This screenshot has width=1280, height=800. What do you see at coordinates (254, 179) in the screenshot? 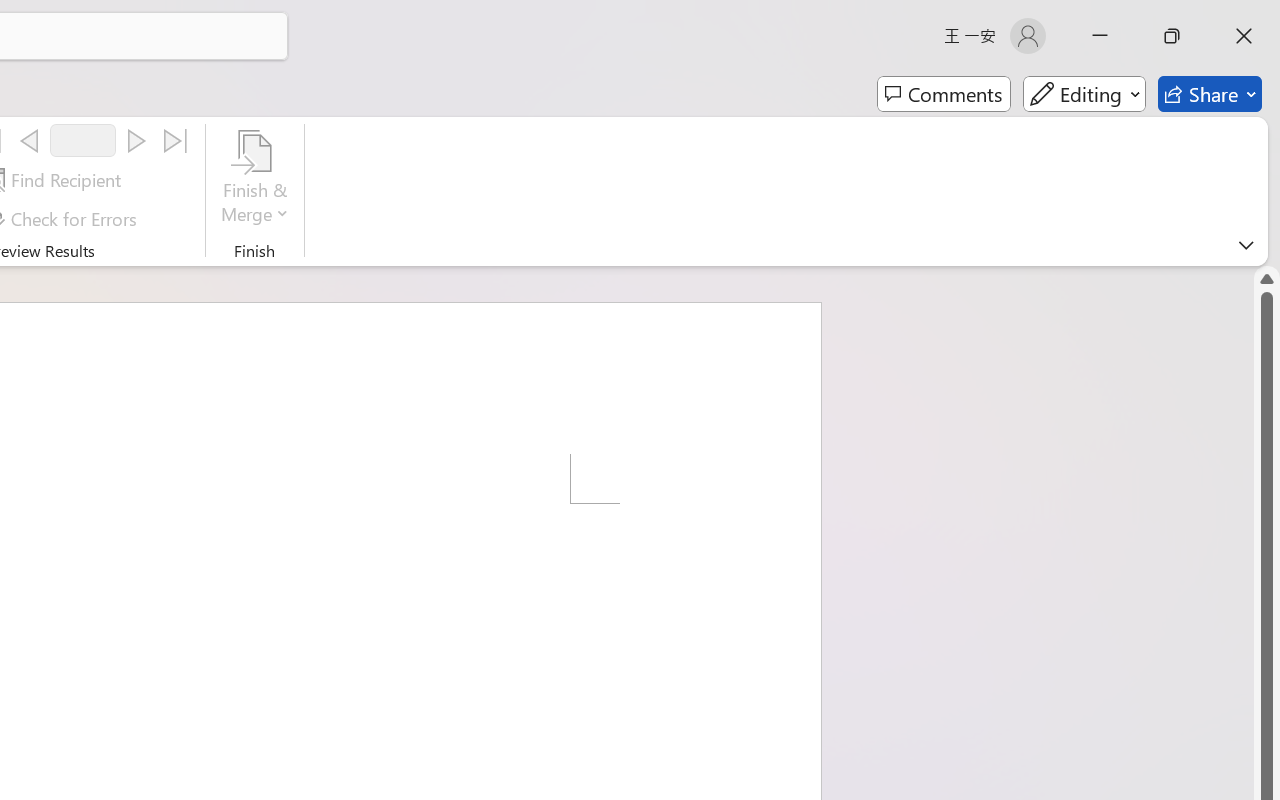
I see `'Finish & Merge'` at bounding box center [254, 179].